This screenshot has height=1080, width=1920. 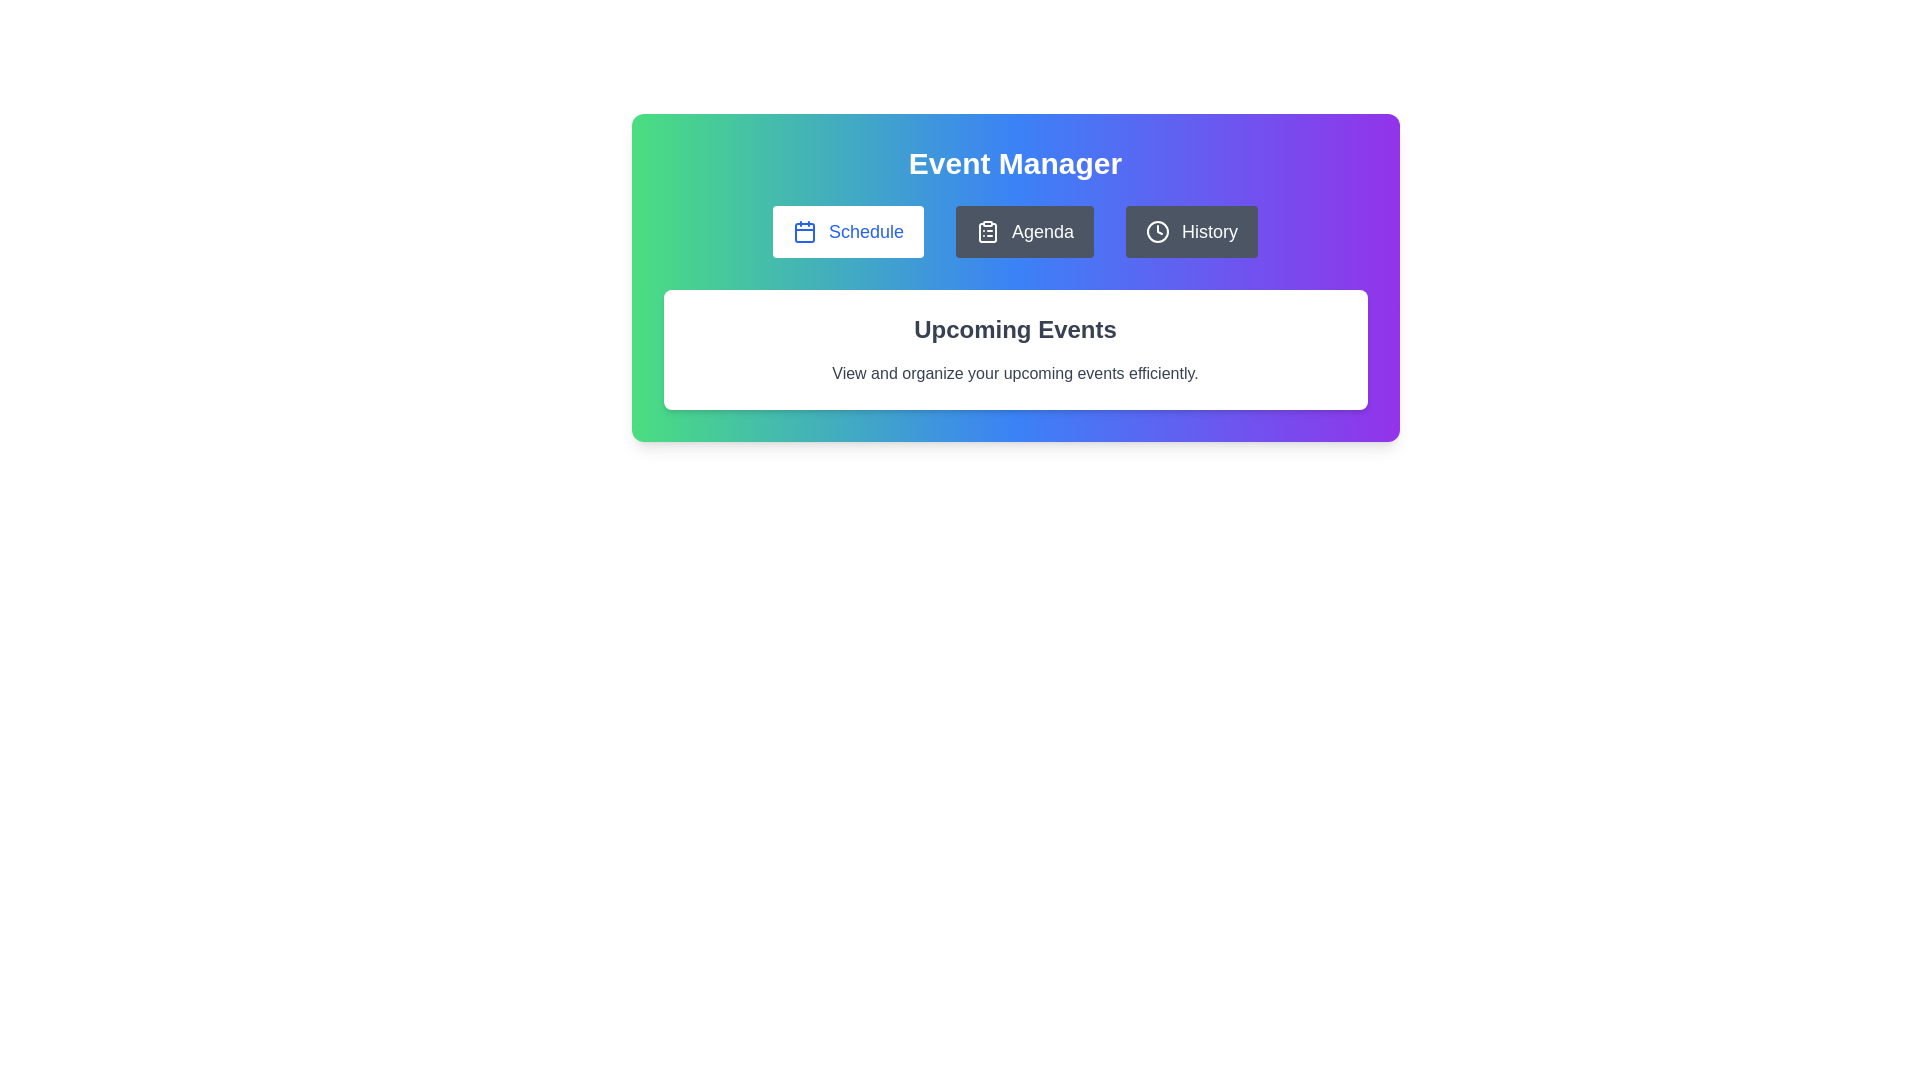 I want to click on the 'Upcoming Events' Description card, which features a white, rounded rectangular section with a shadow effect and contains the title 'Upcoming Events' in bold, so click(x=1015, y=349).